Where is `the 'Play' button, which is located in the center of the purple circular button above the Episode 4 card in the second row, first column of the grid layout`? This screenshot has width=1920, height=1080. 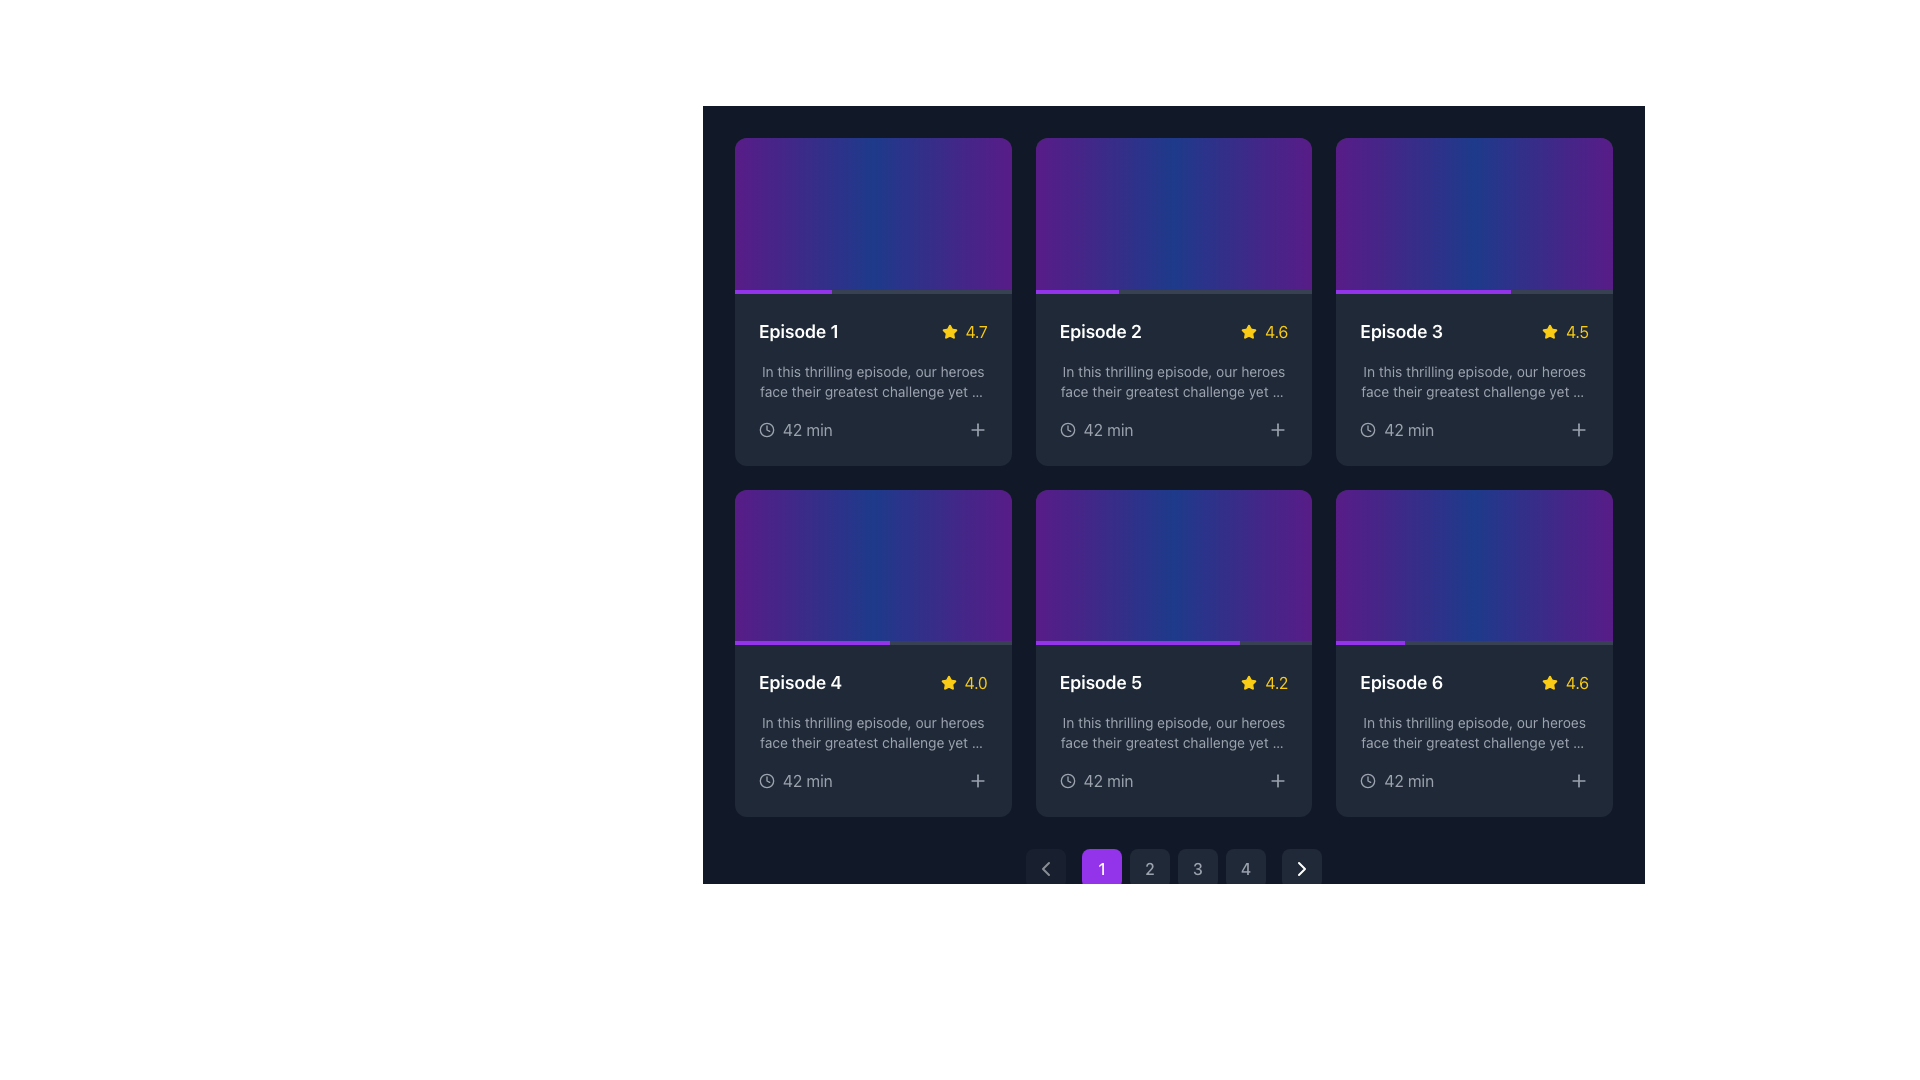 the 'Play' button, which is located in the center of the purple circular button above the Episode 4 card in the second row, first column of the grid layout is located at coordinates (873, 567).